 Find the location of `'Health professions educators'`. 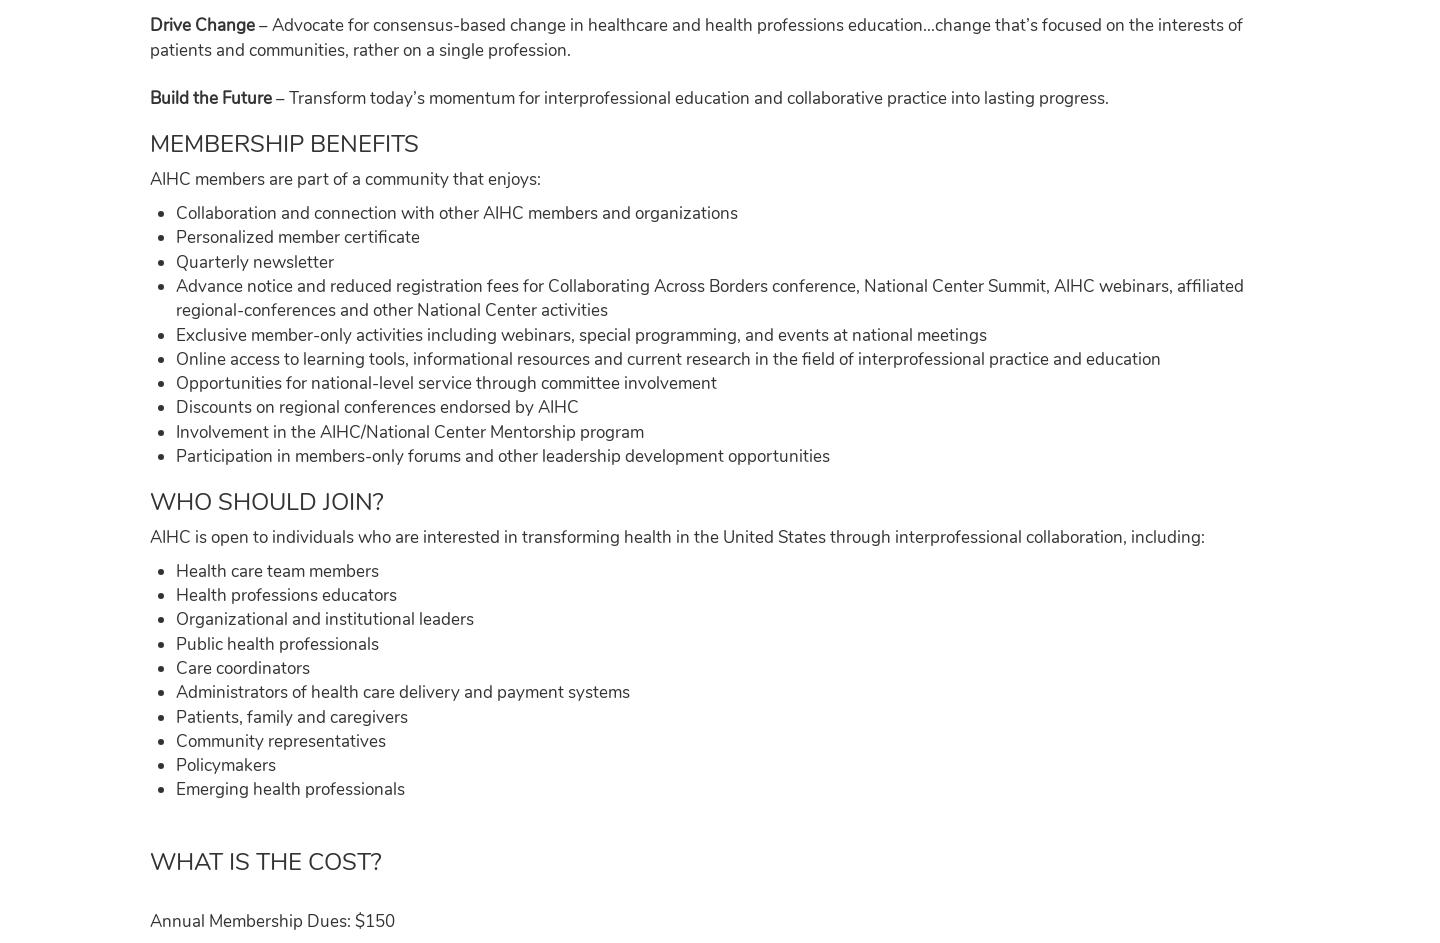

'Health professions educators' is located at coordinates (284, 594).